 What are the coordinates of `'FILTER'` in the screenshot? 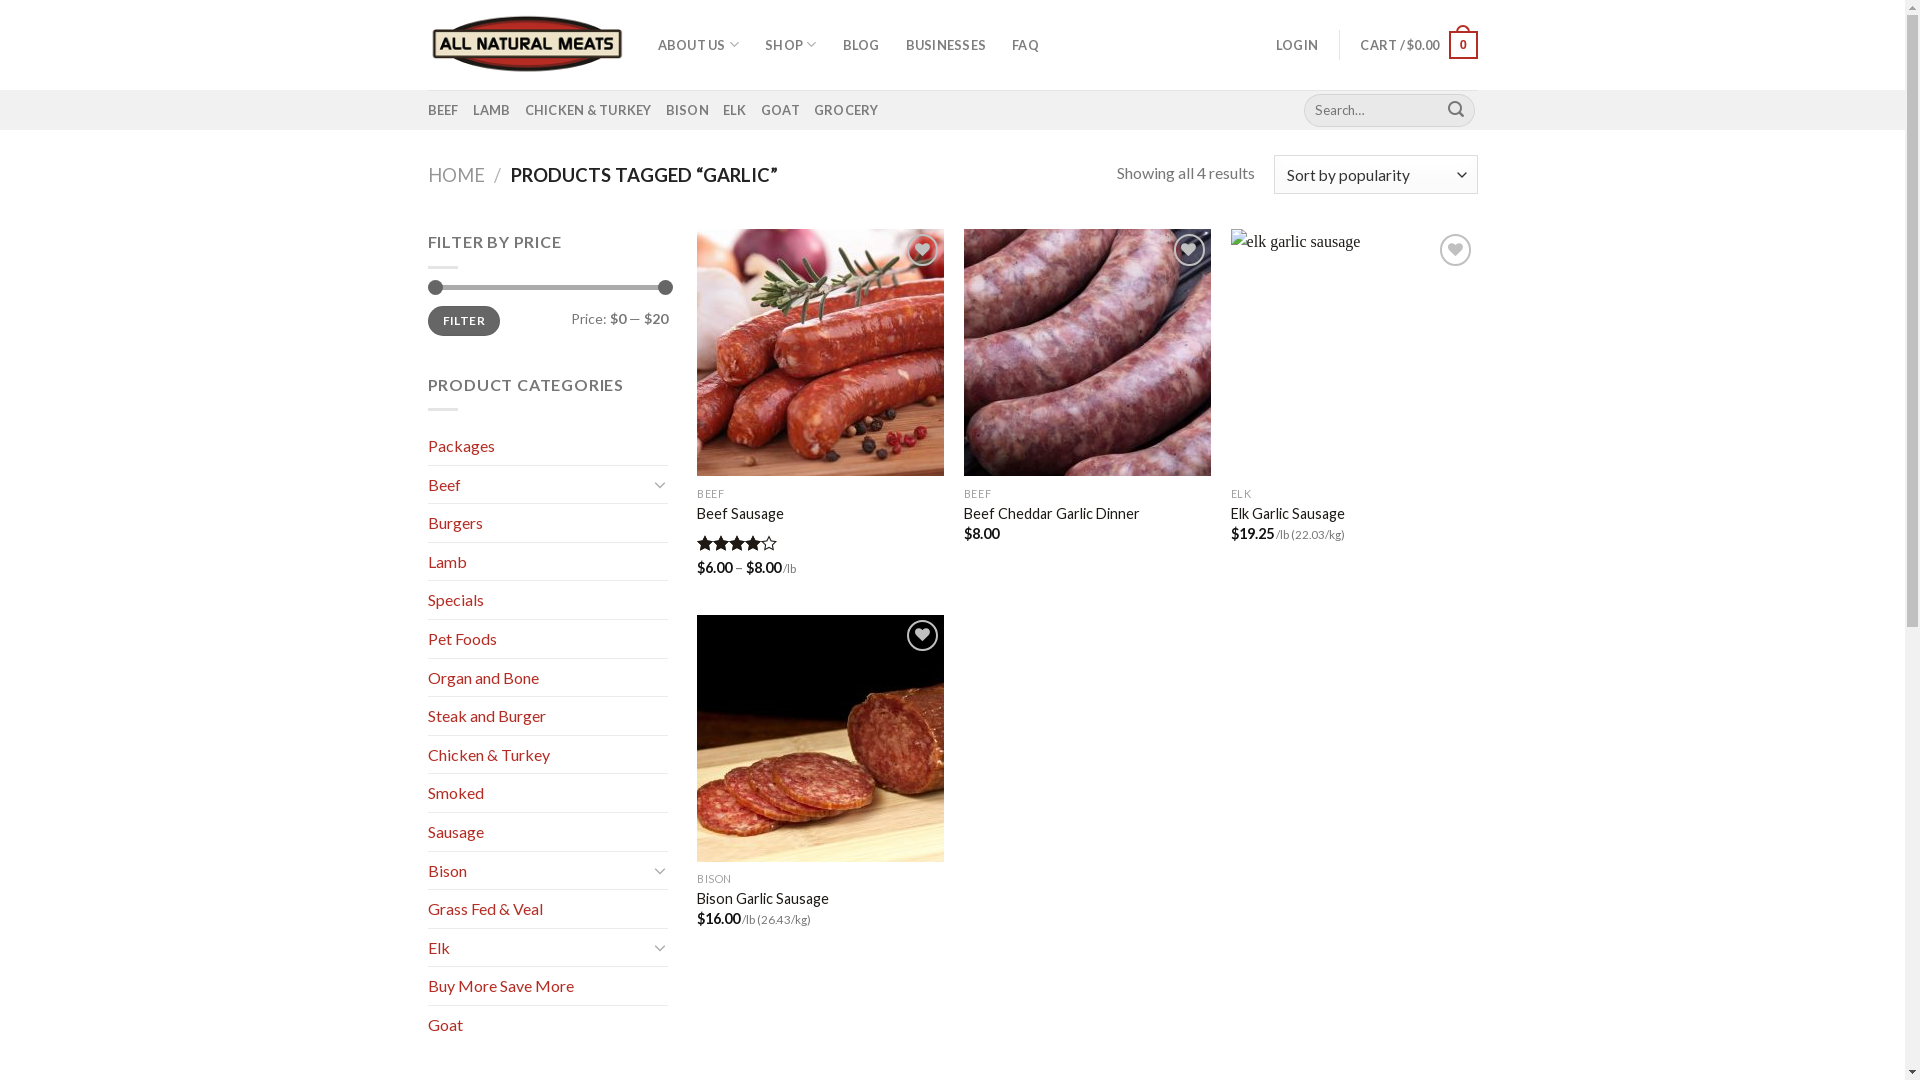 It's located at (463, 320).